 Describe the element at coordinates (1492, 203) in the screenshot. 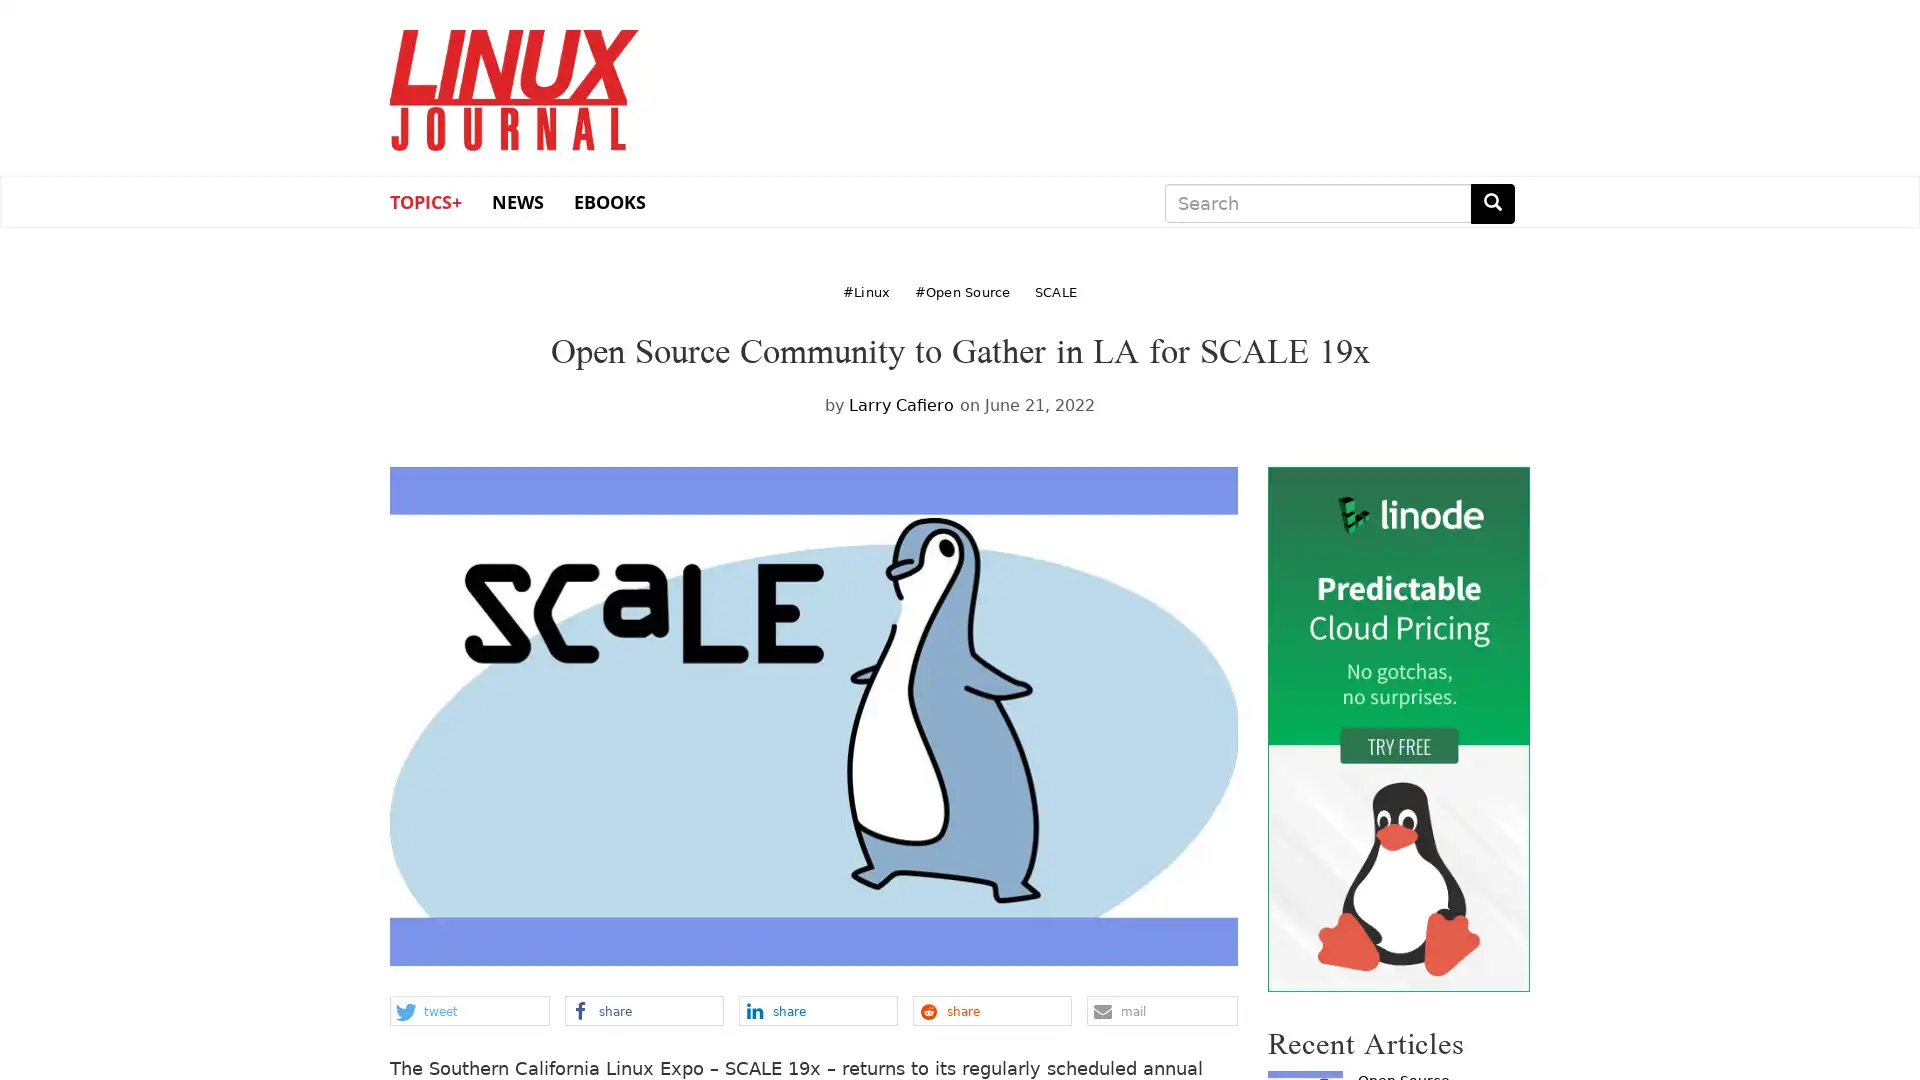

I see `Search` at that location.